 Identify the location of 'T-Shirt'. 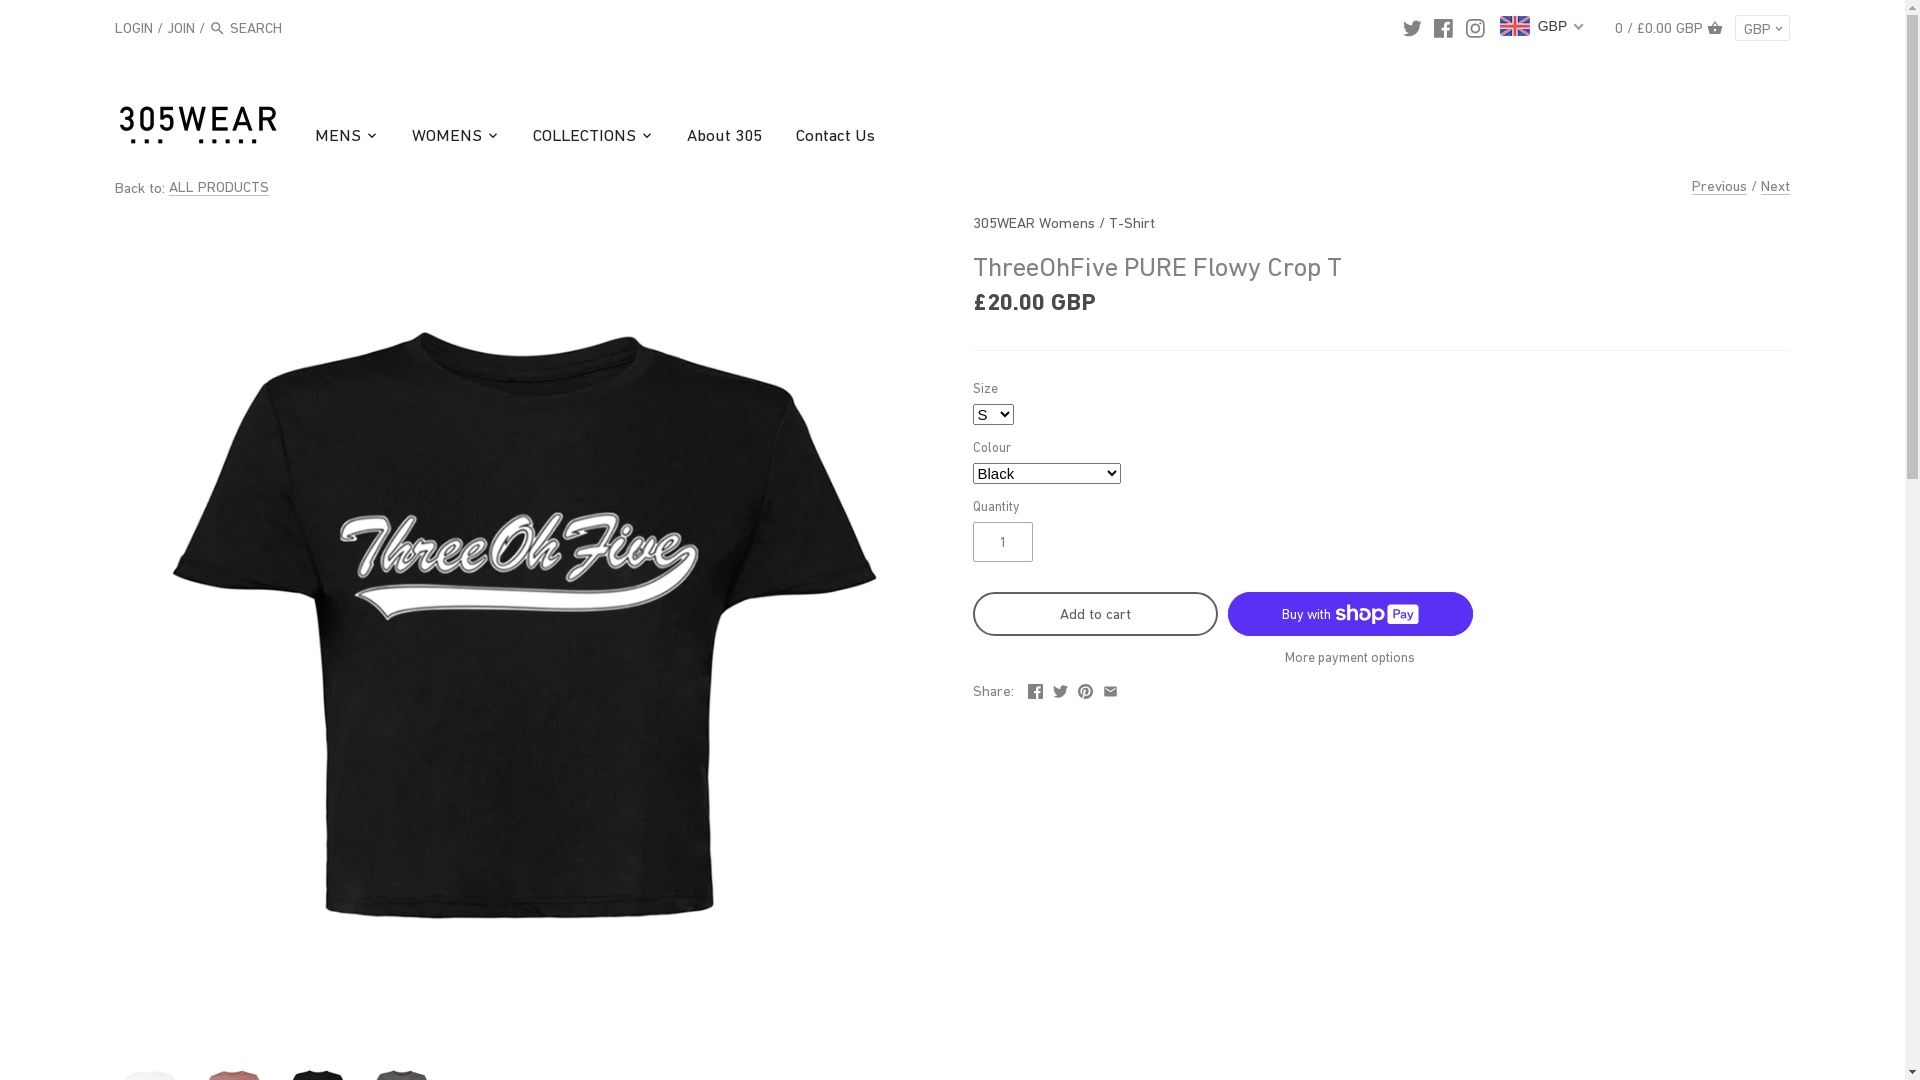
(1131, 222).